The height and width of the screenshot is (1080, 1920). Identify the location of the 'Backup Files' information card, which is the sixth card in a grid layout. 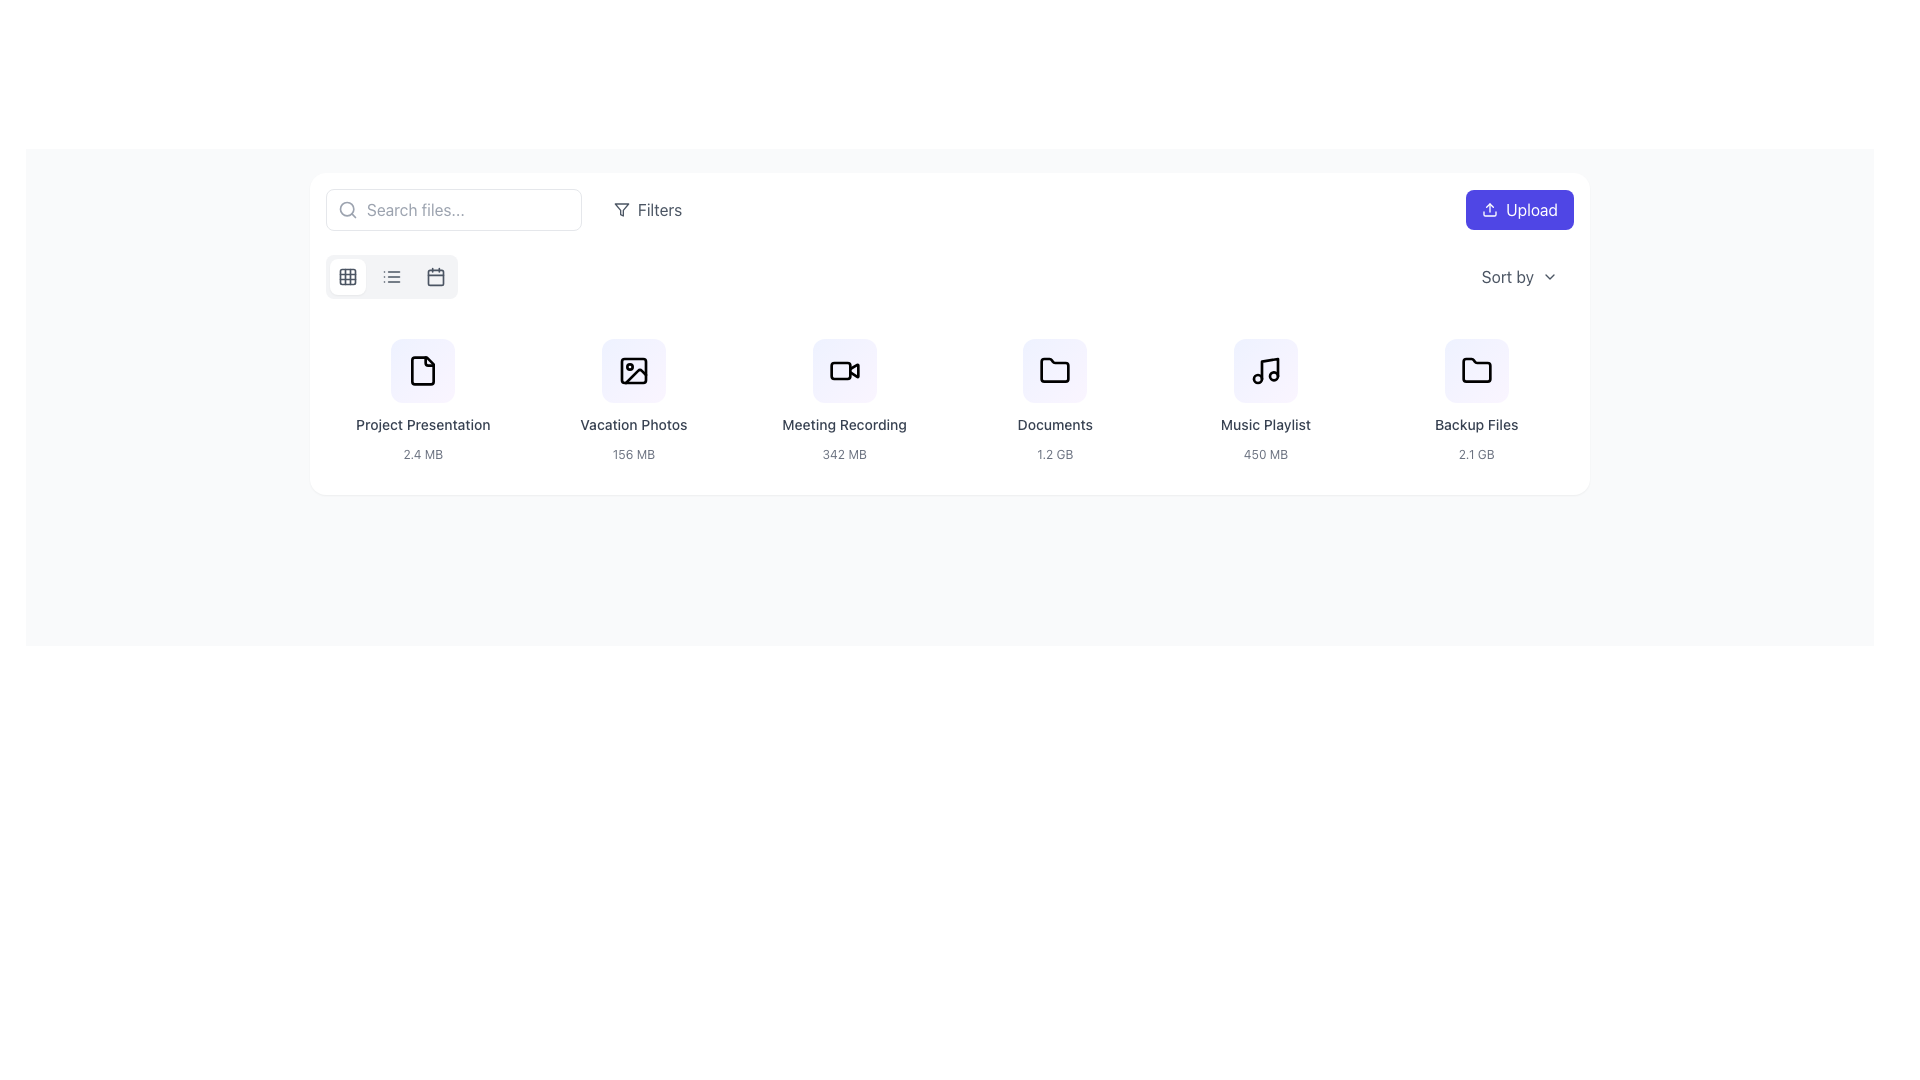
(1476, 401).